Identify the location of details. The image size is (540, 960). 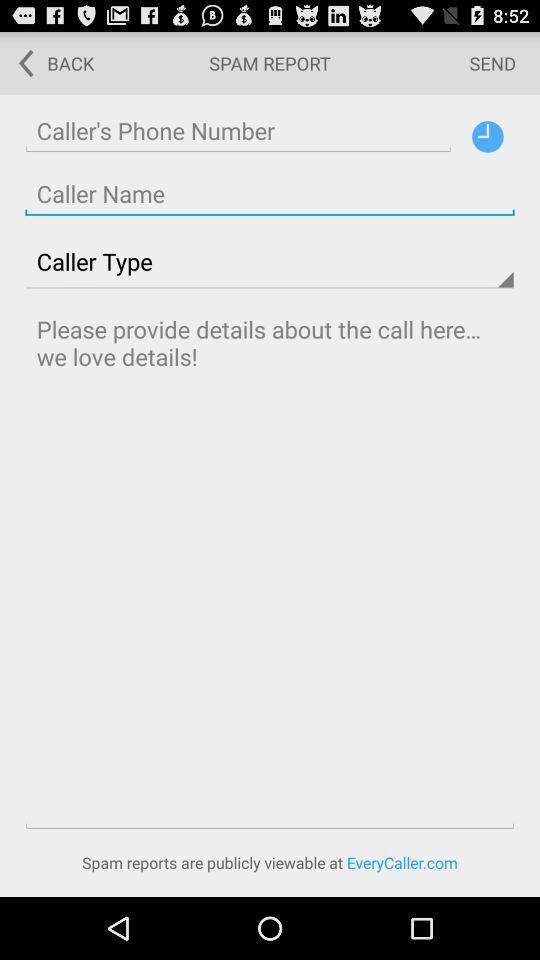
(270, 568).